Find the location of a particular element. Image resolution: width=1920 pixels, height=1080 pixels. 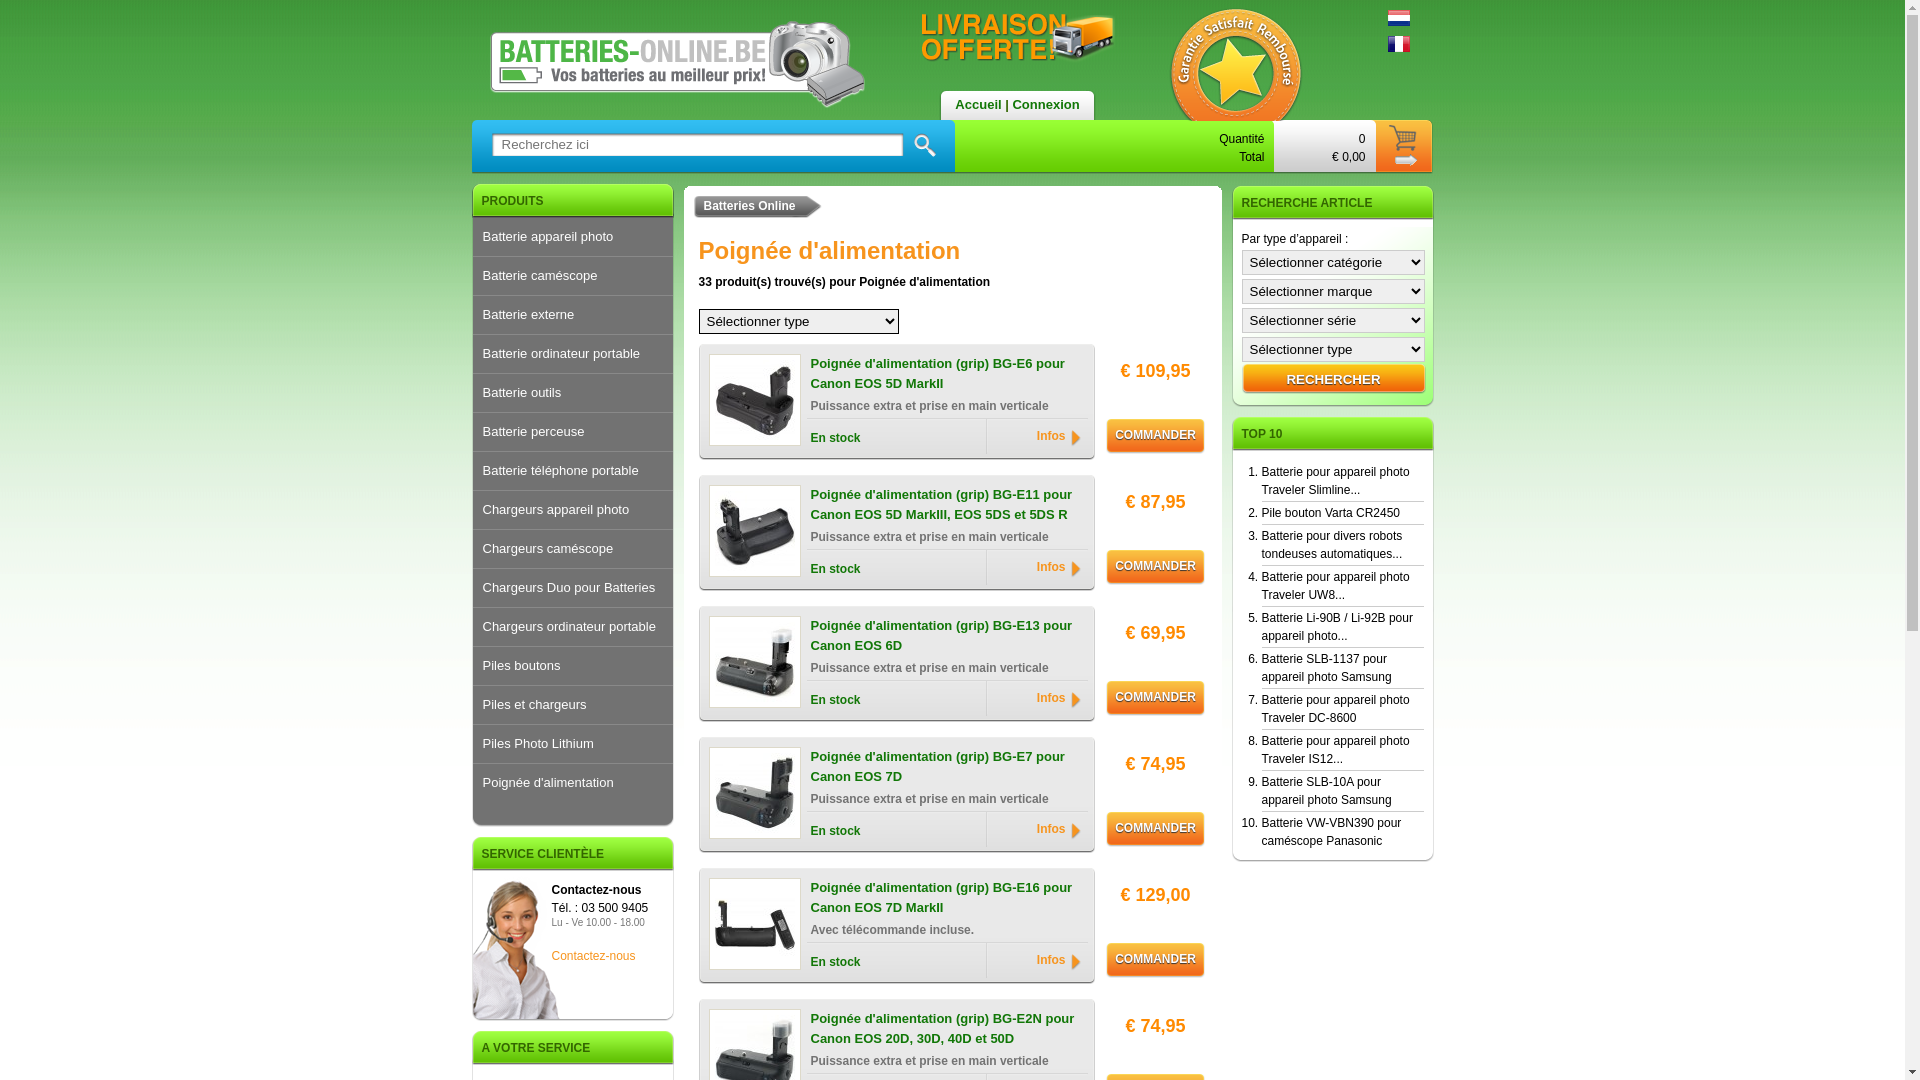

'Piles et chargeurs' is located at coordinates (470, 704).